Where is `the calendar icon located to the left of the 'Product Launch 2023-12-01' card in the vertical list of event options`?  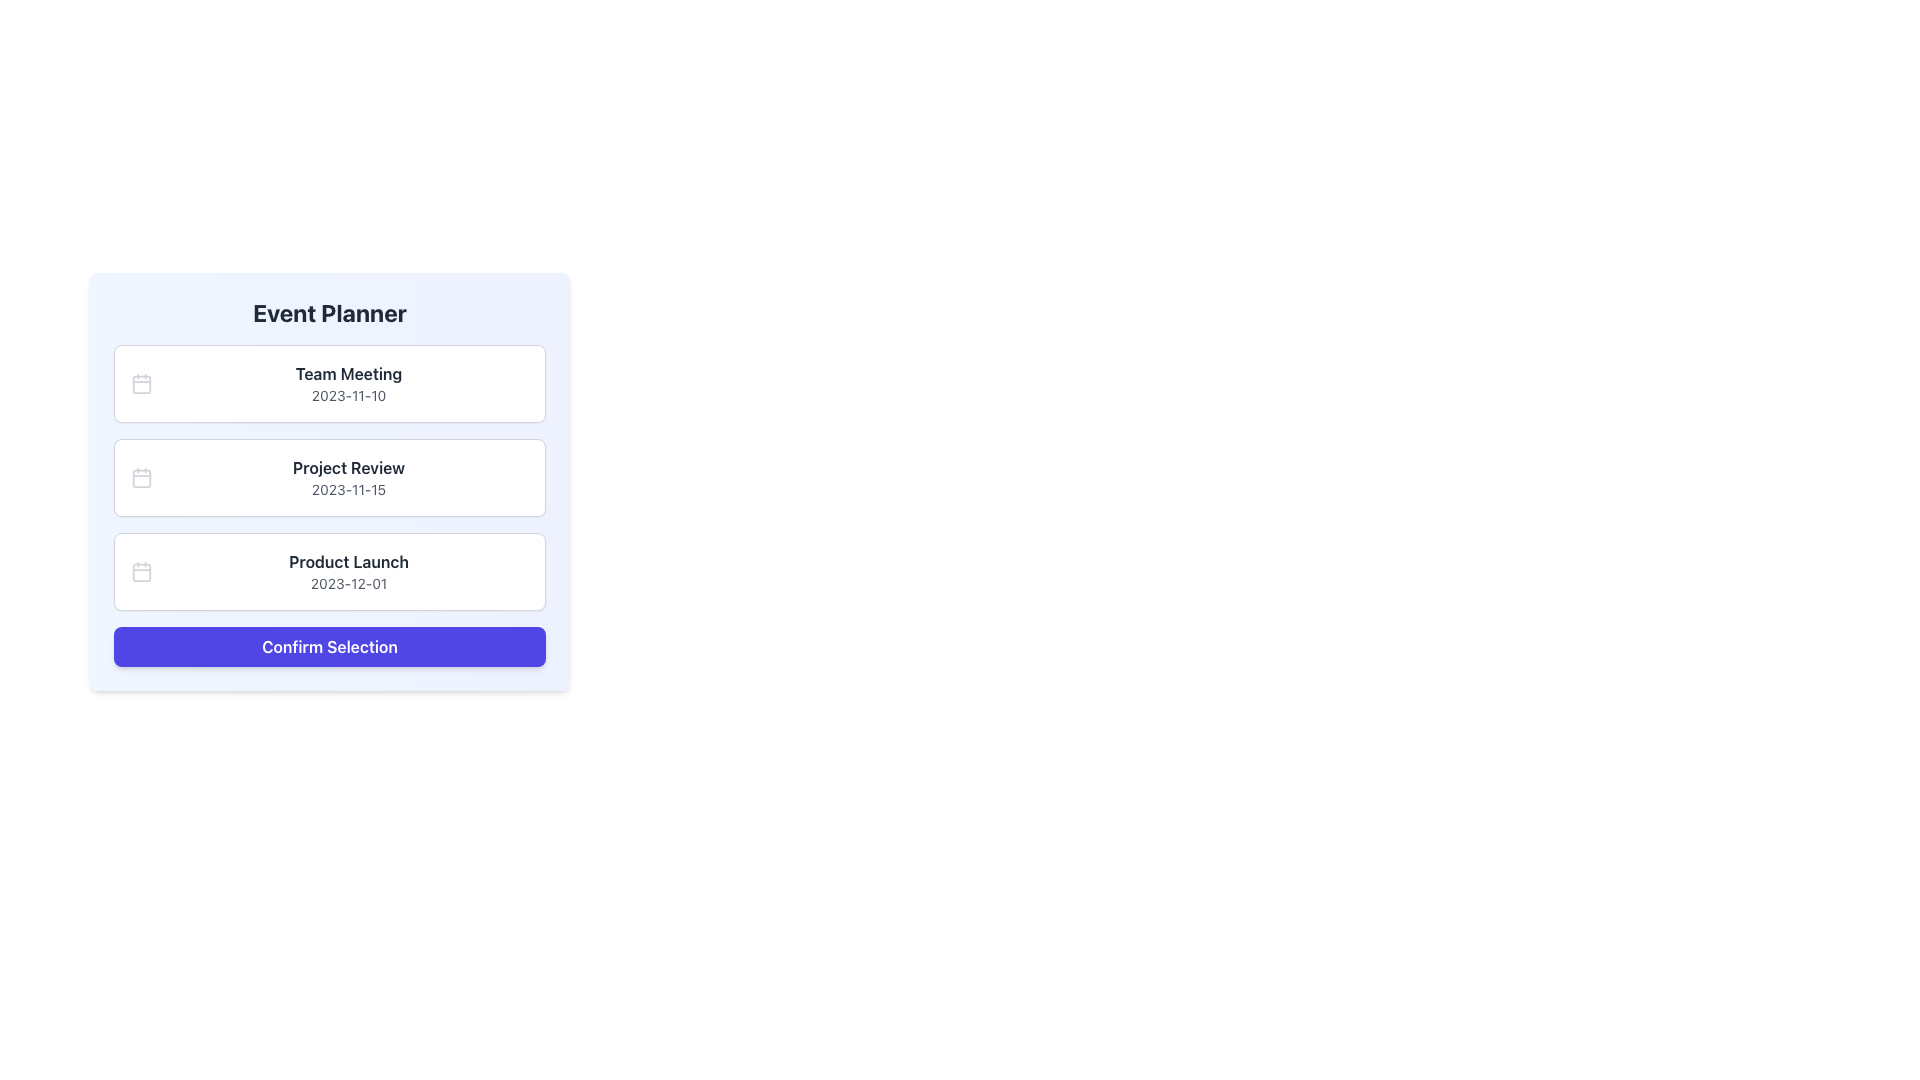
the calendar icon located to the left of the 'Product Launch 2023-12-01' card in the vertical list of event options is located at coordinates (141, 571).